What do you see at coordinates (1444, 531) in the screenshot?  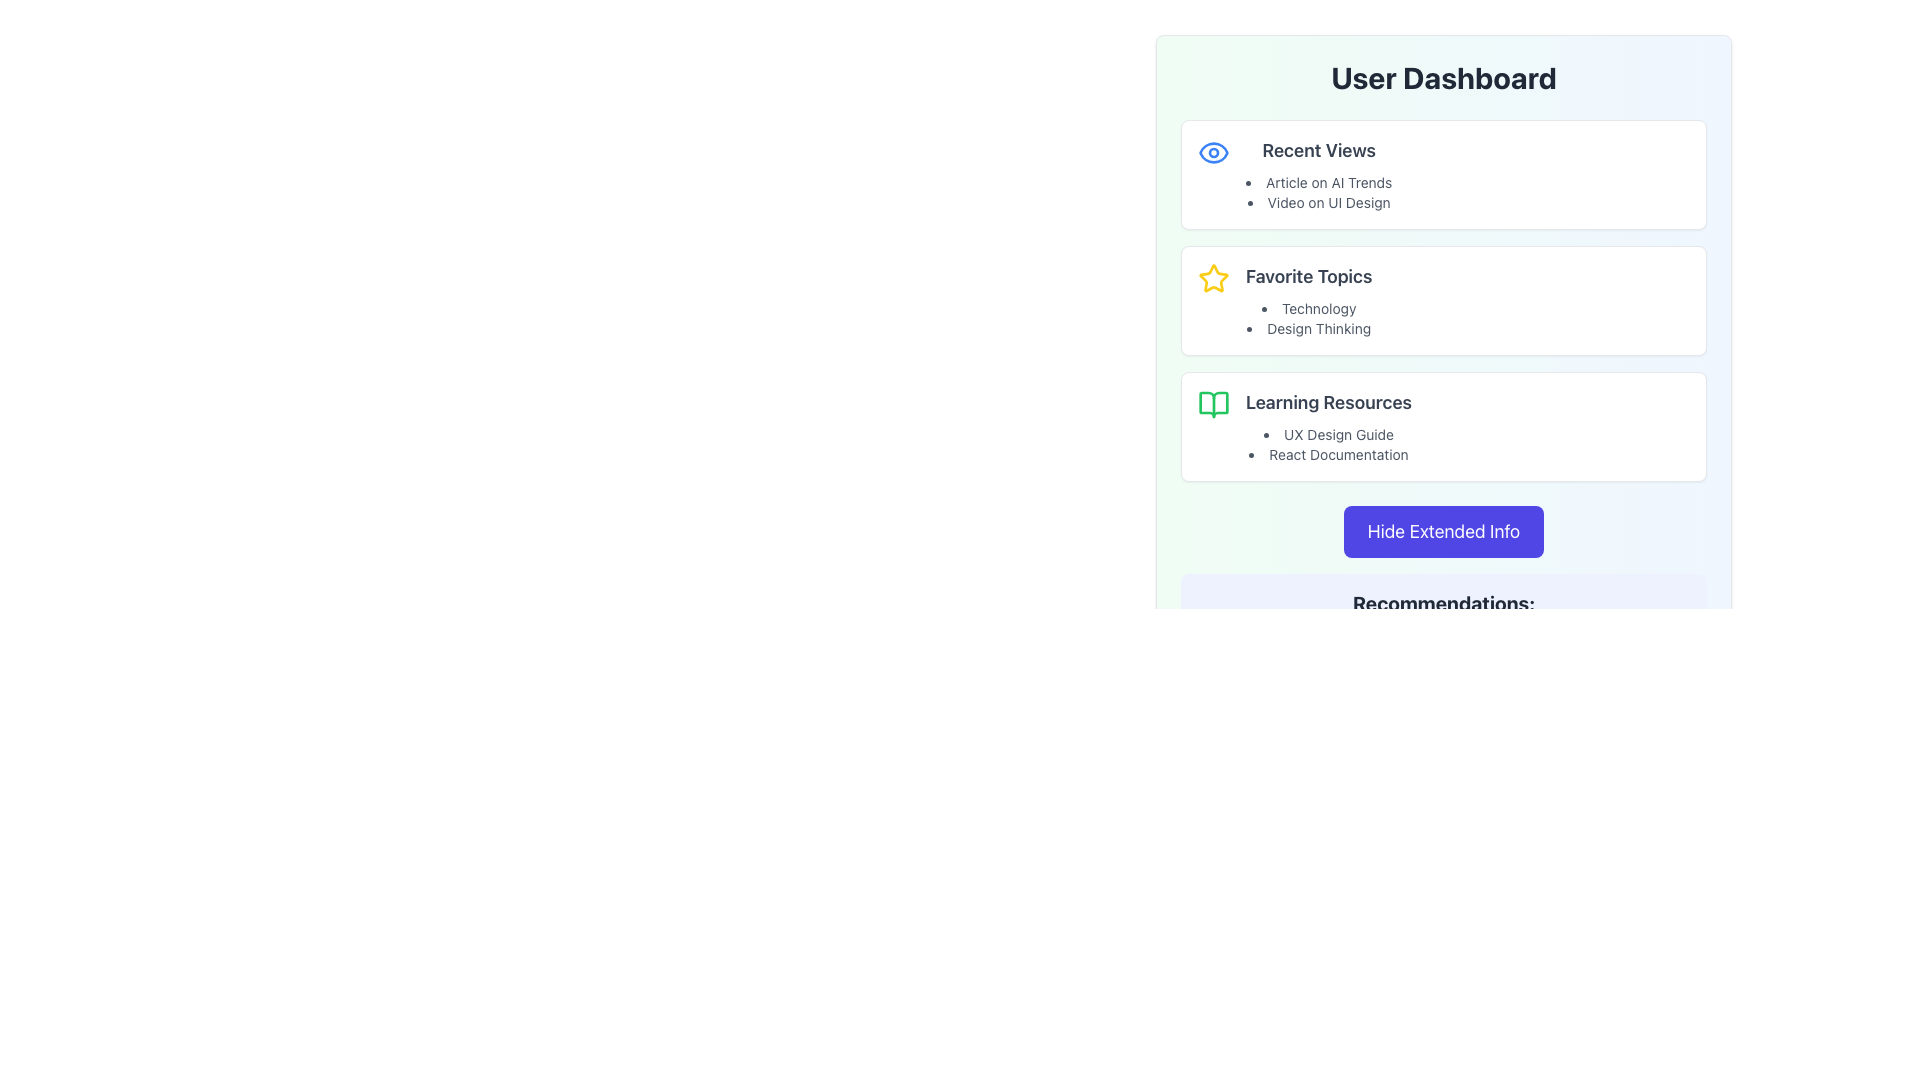 I see `the visibility toggle button located in the 'User Dashboard' panel, positioned just below the 'Learning Resources' section and above the 'Recommendations' section to trigger hover effects` at bounding box center [1444, 531].